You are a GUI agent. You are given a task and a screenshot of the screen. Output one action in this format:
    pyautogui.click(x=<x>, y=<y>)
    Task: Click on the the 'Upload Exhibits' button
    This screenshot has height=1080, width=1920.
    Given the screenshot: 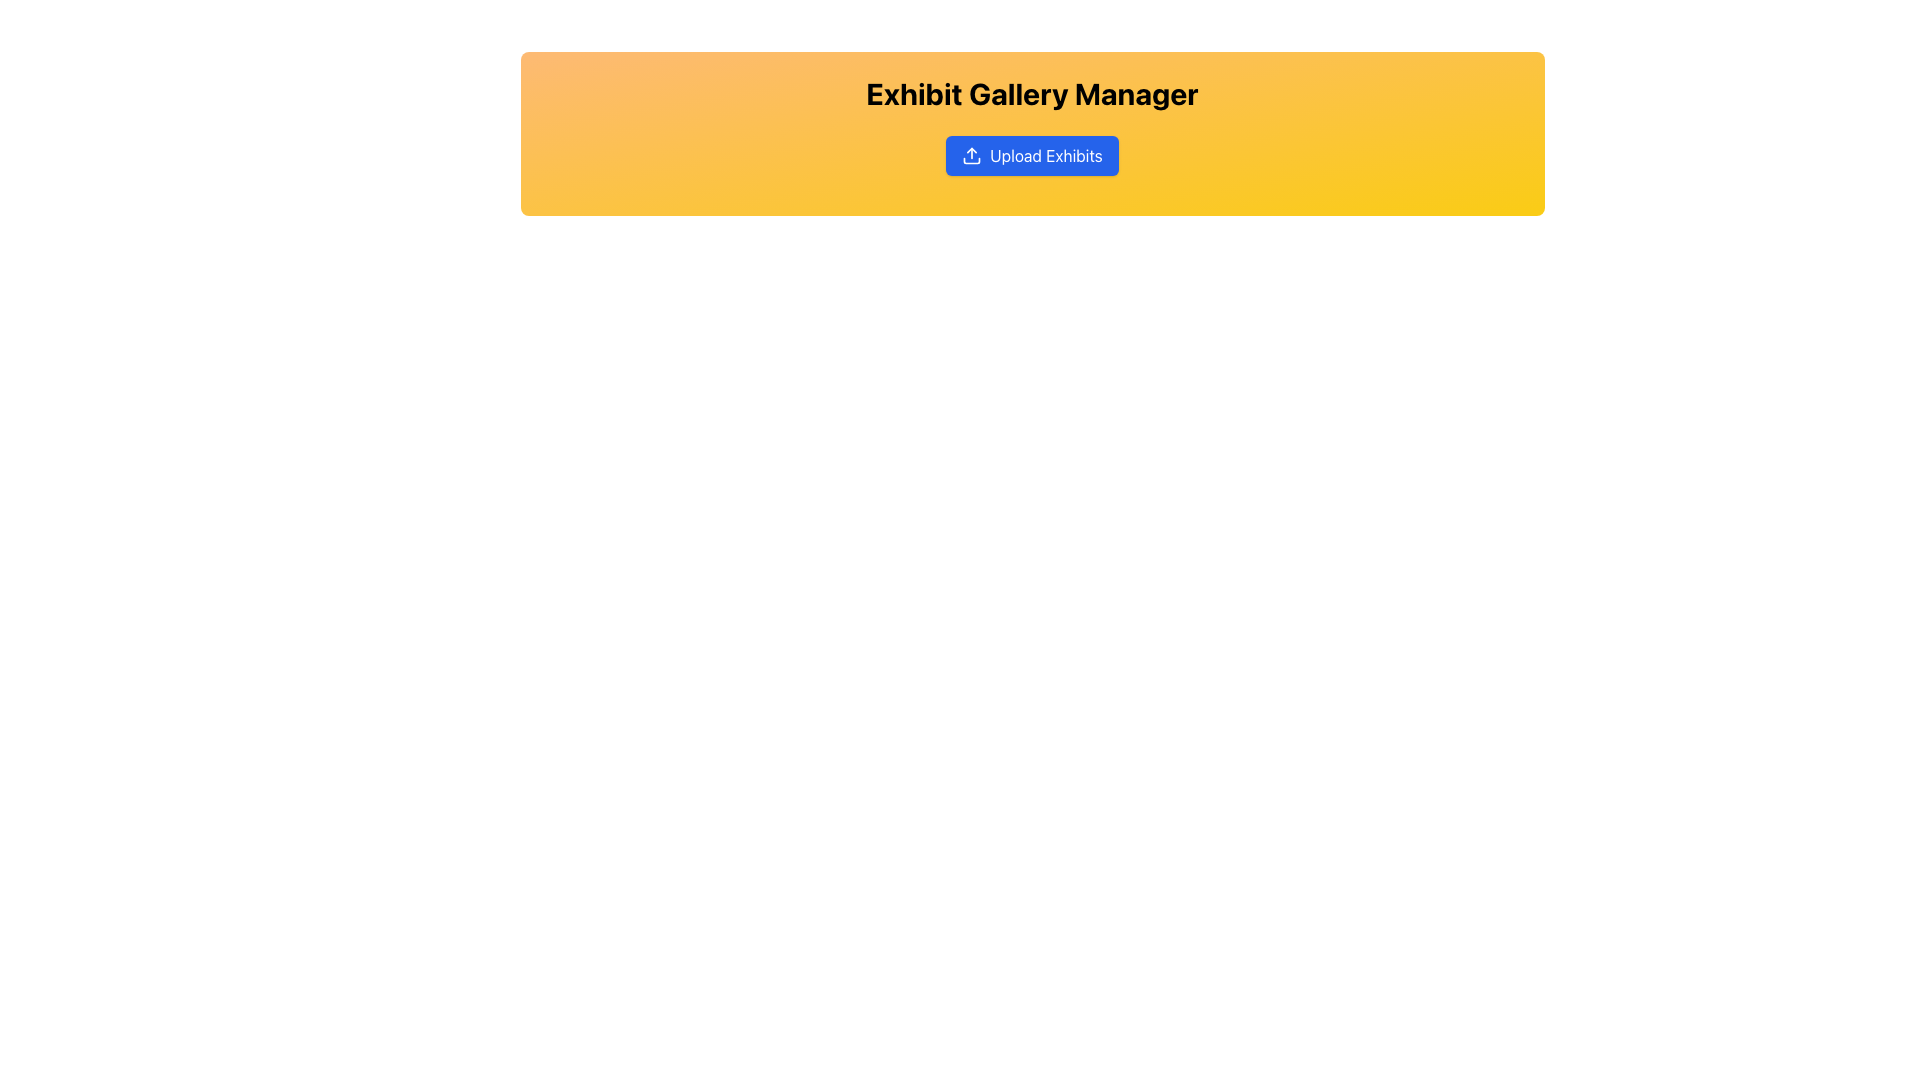 What is the action you would take?
    pyautogui.click(x=1032, y=154)
    